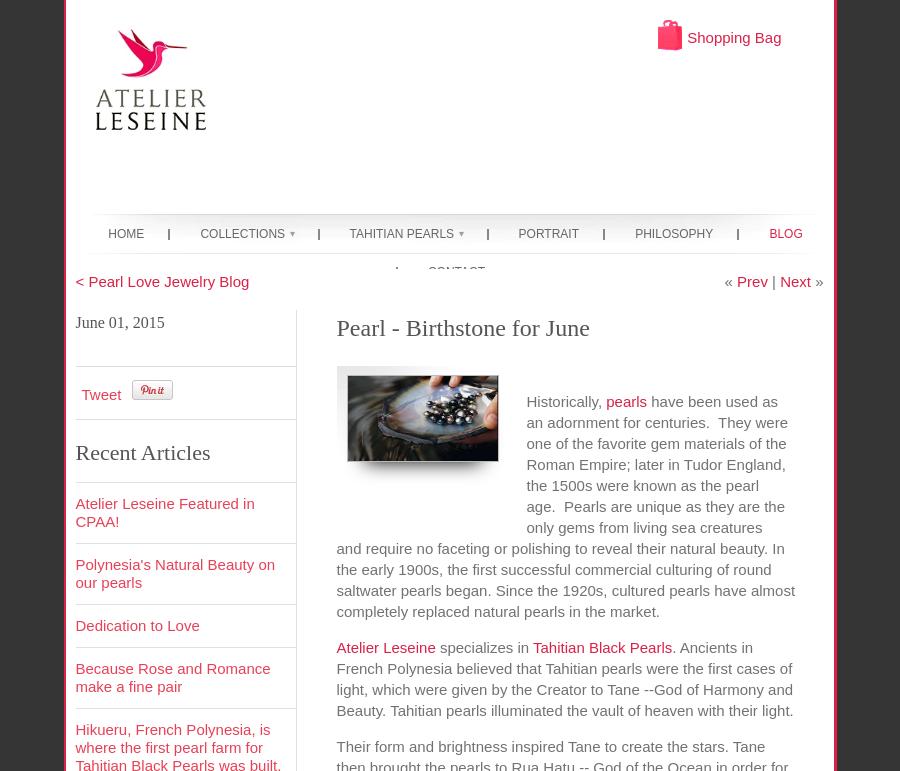 The image size is (900, 771). Describe the element at coordinates (602, 646) in the screenshot. I see `'Tahitian Black Pearls'` at that location.